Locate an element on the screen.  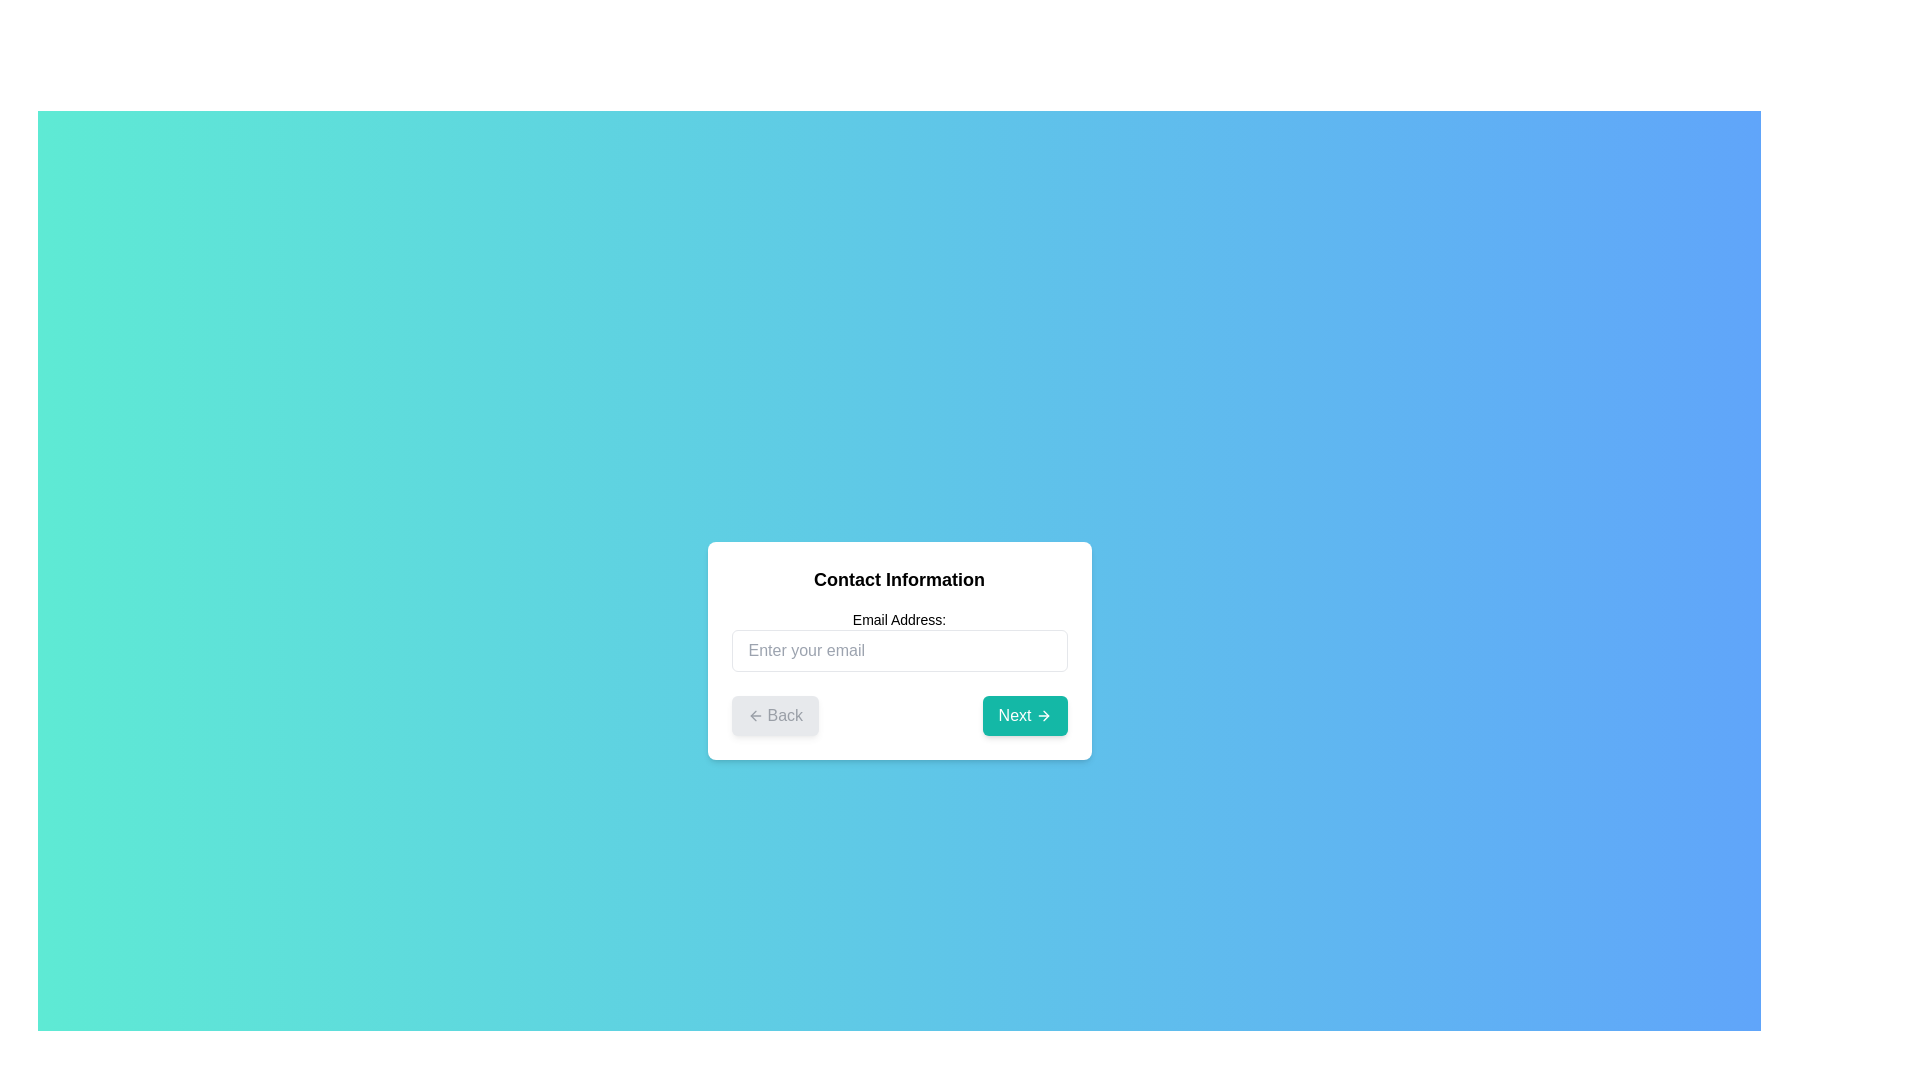
the 'Next' button, which is a teal rectangular button with rounded corners containing white text and a right-facing arrow is located at coordinates (1025, 715).